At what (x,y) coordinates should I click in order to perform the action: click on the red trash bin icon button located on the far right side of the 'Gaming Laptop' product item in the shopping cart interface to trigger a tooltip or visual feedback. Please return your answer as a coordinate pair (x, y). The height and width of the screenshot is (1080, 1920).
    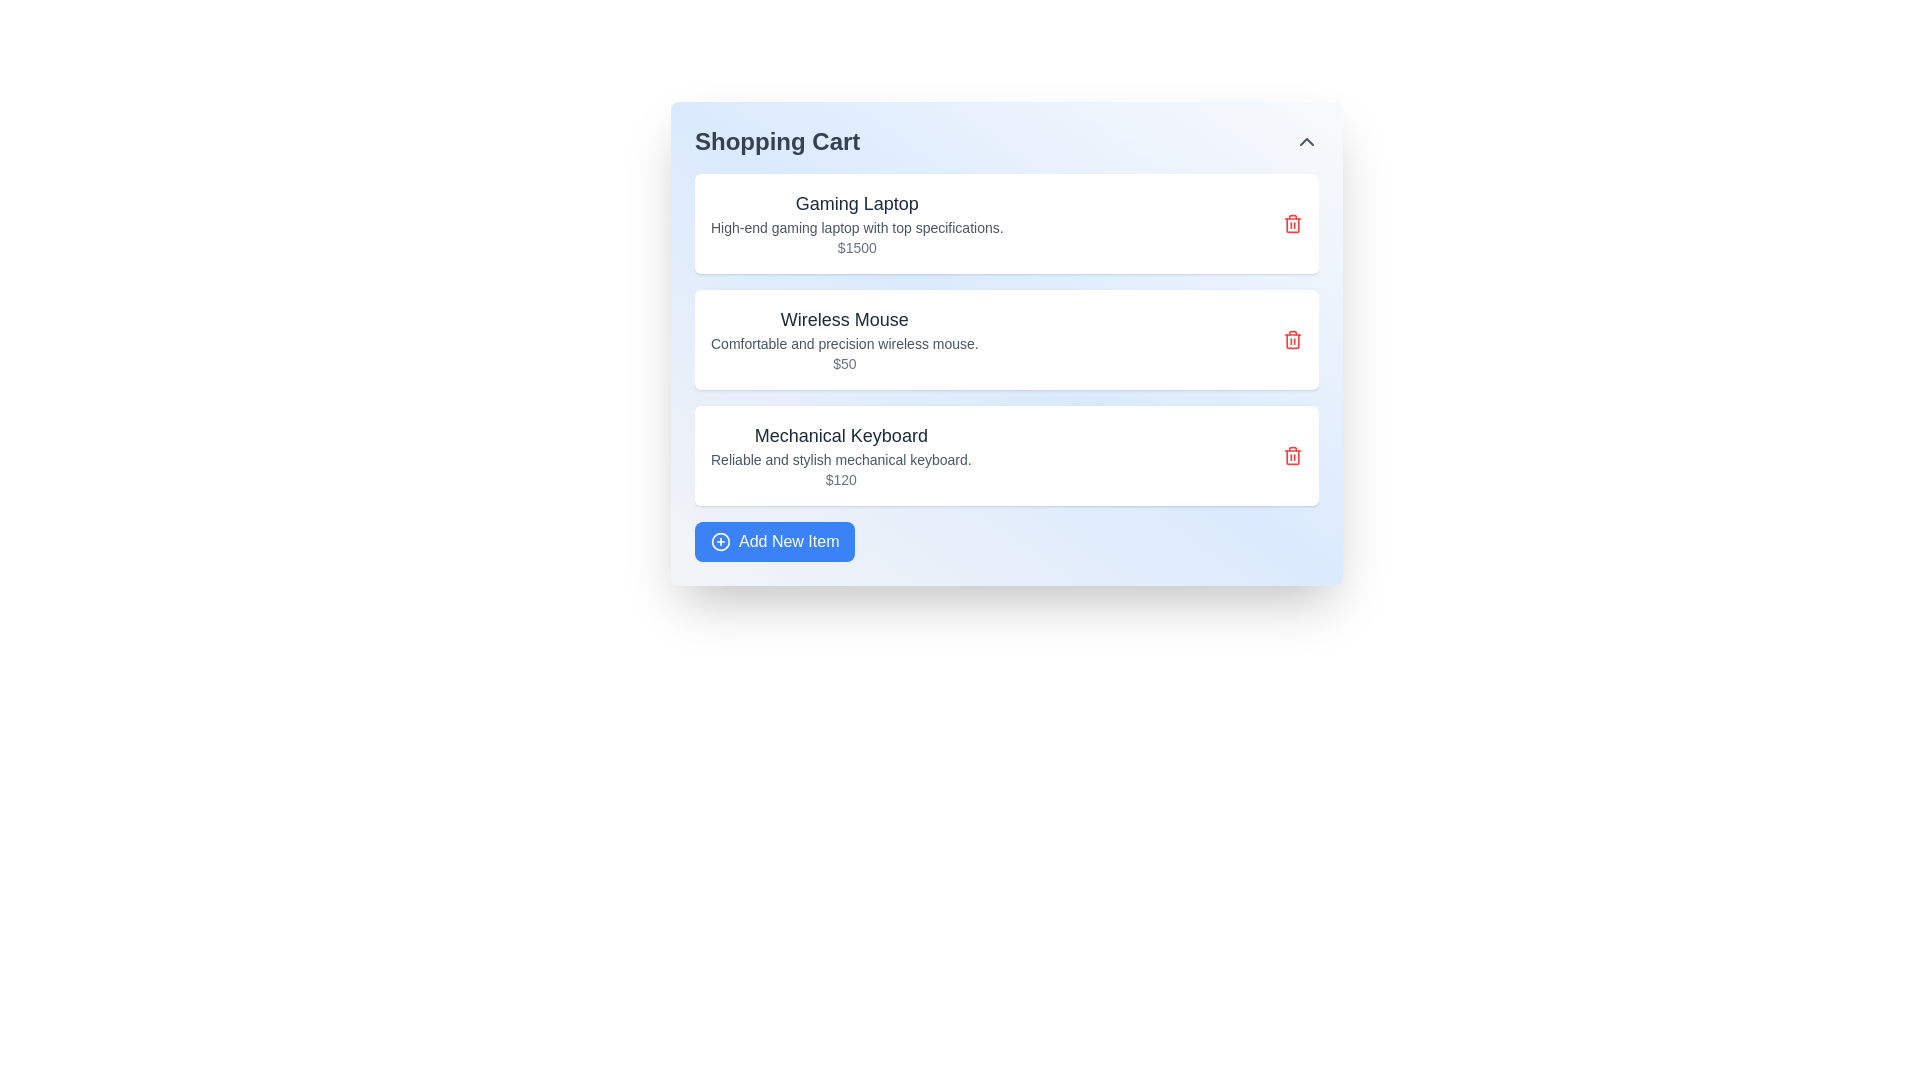
    Looking at the image, I should click on (1292, 223).